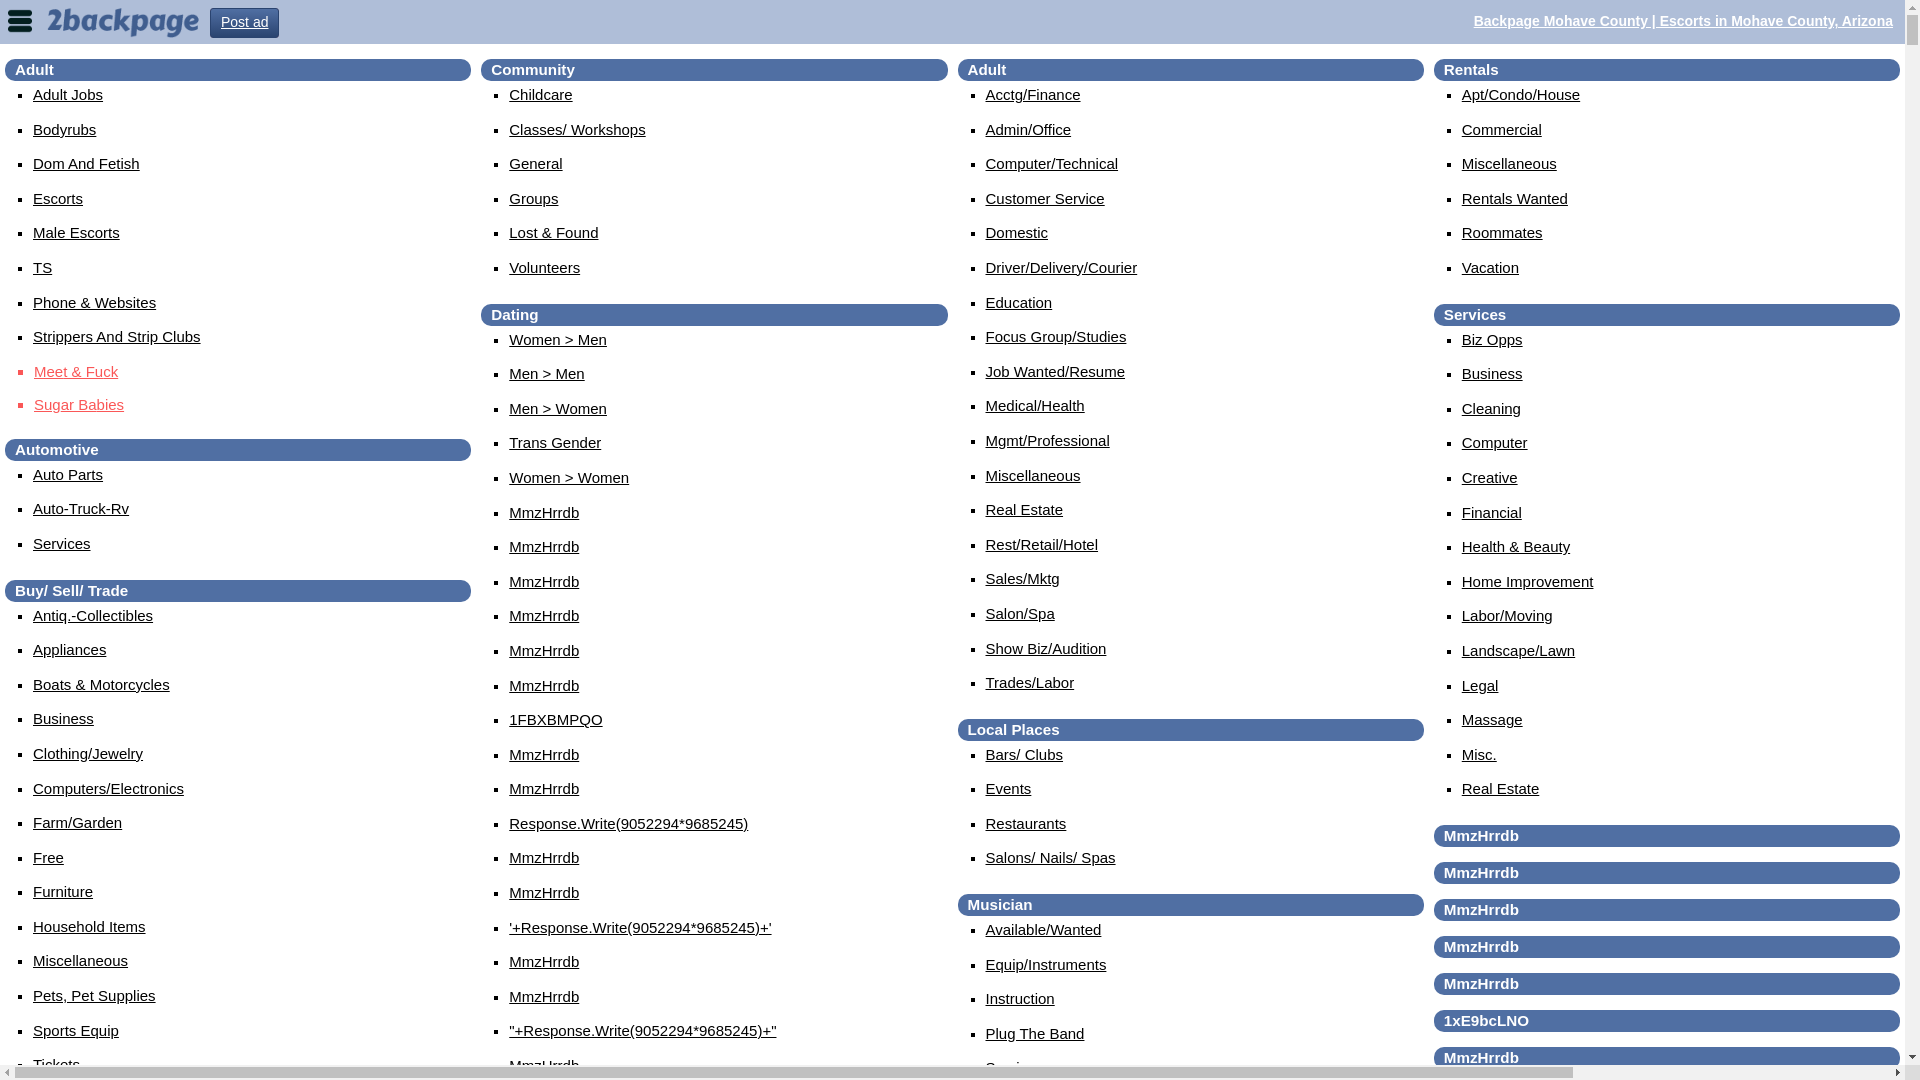  I want to click on 'Household Items', so click(33, 926).